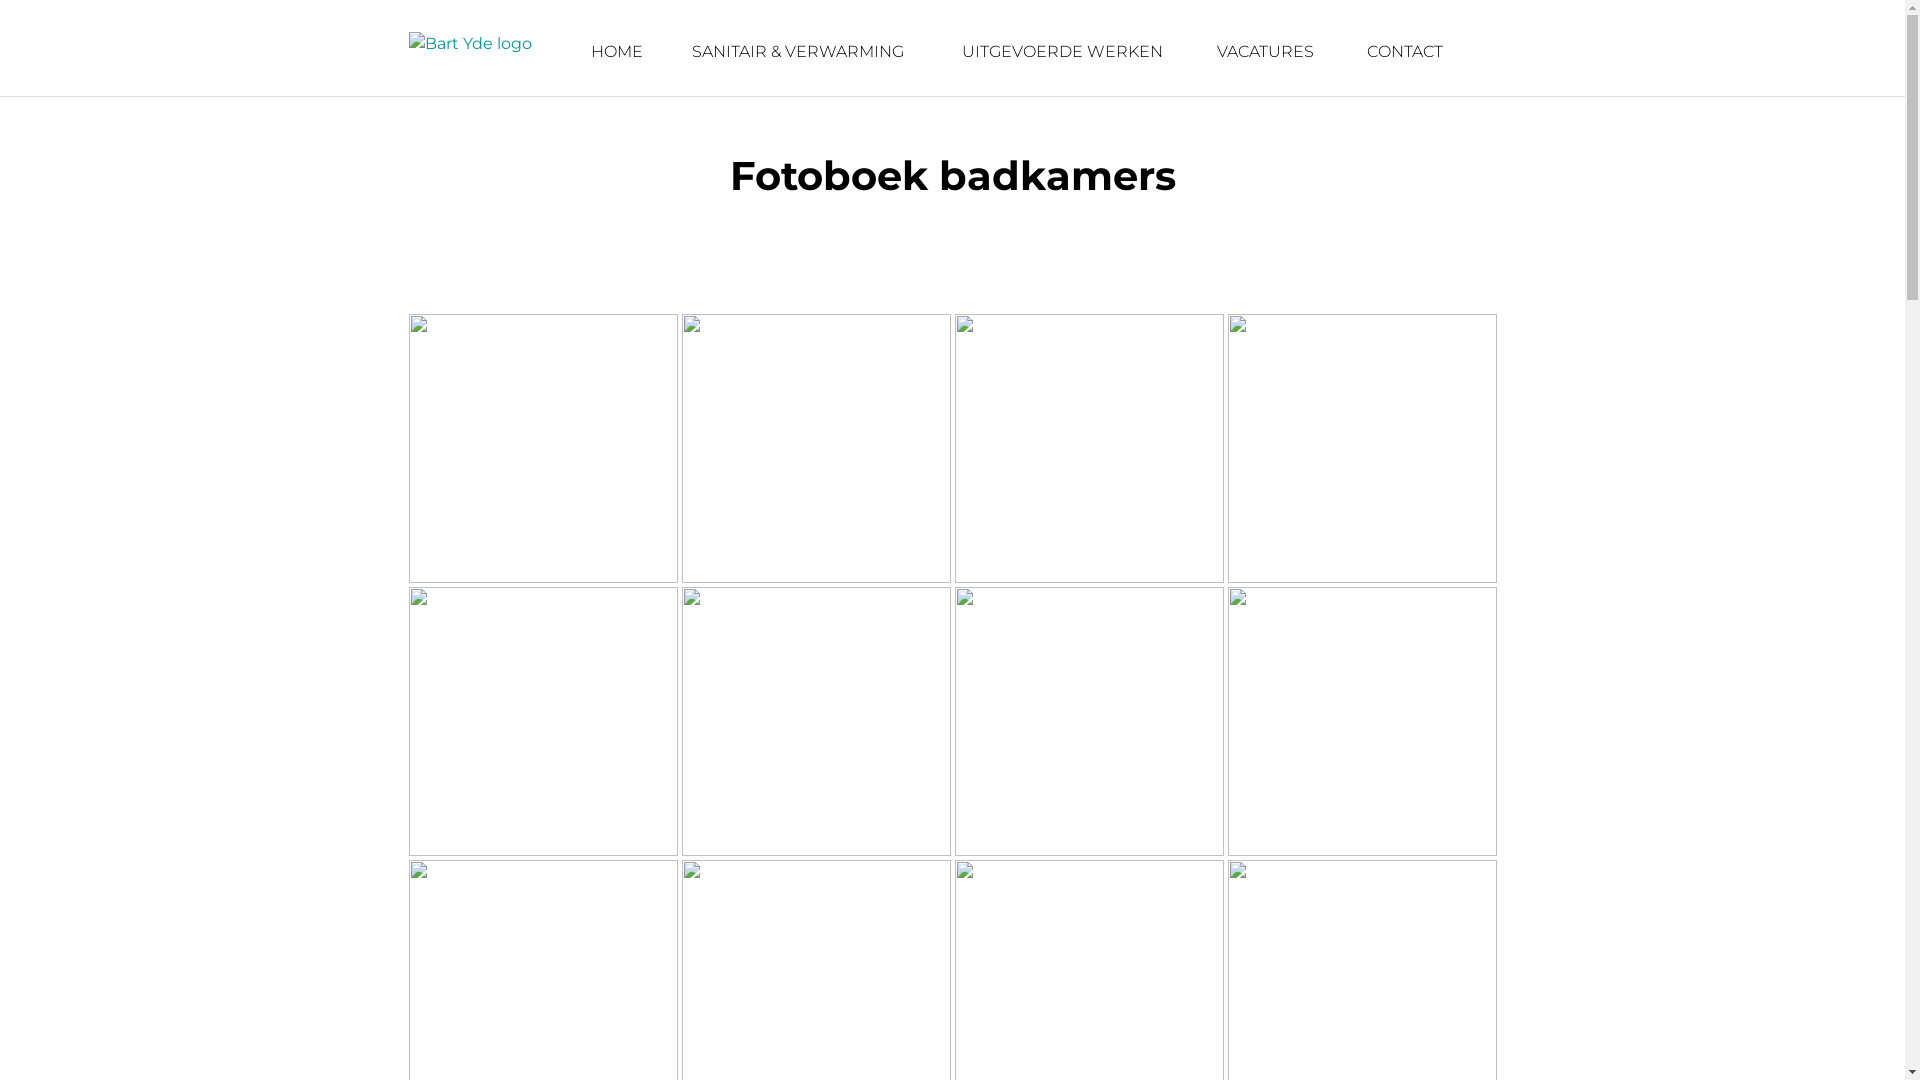 The image size is (1920, 1080). I want to click on 'CONTACT', so click(1405, 50).